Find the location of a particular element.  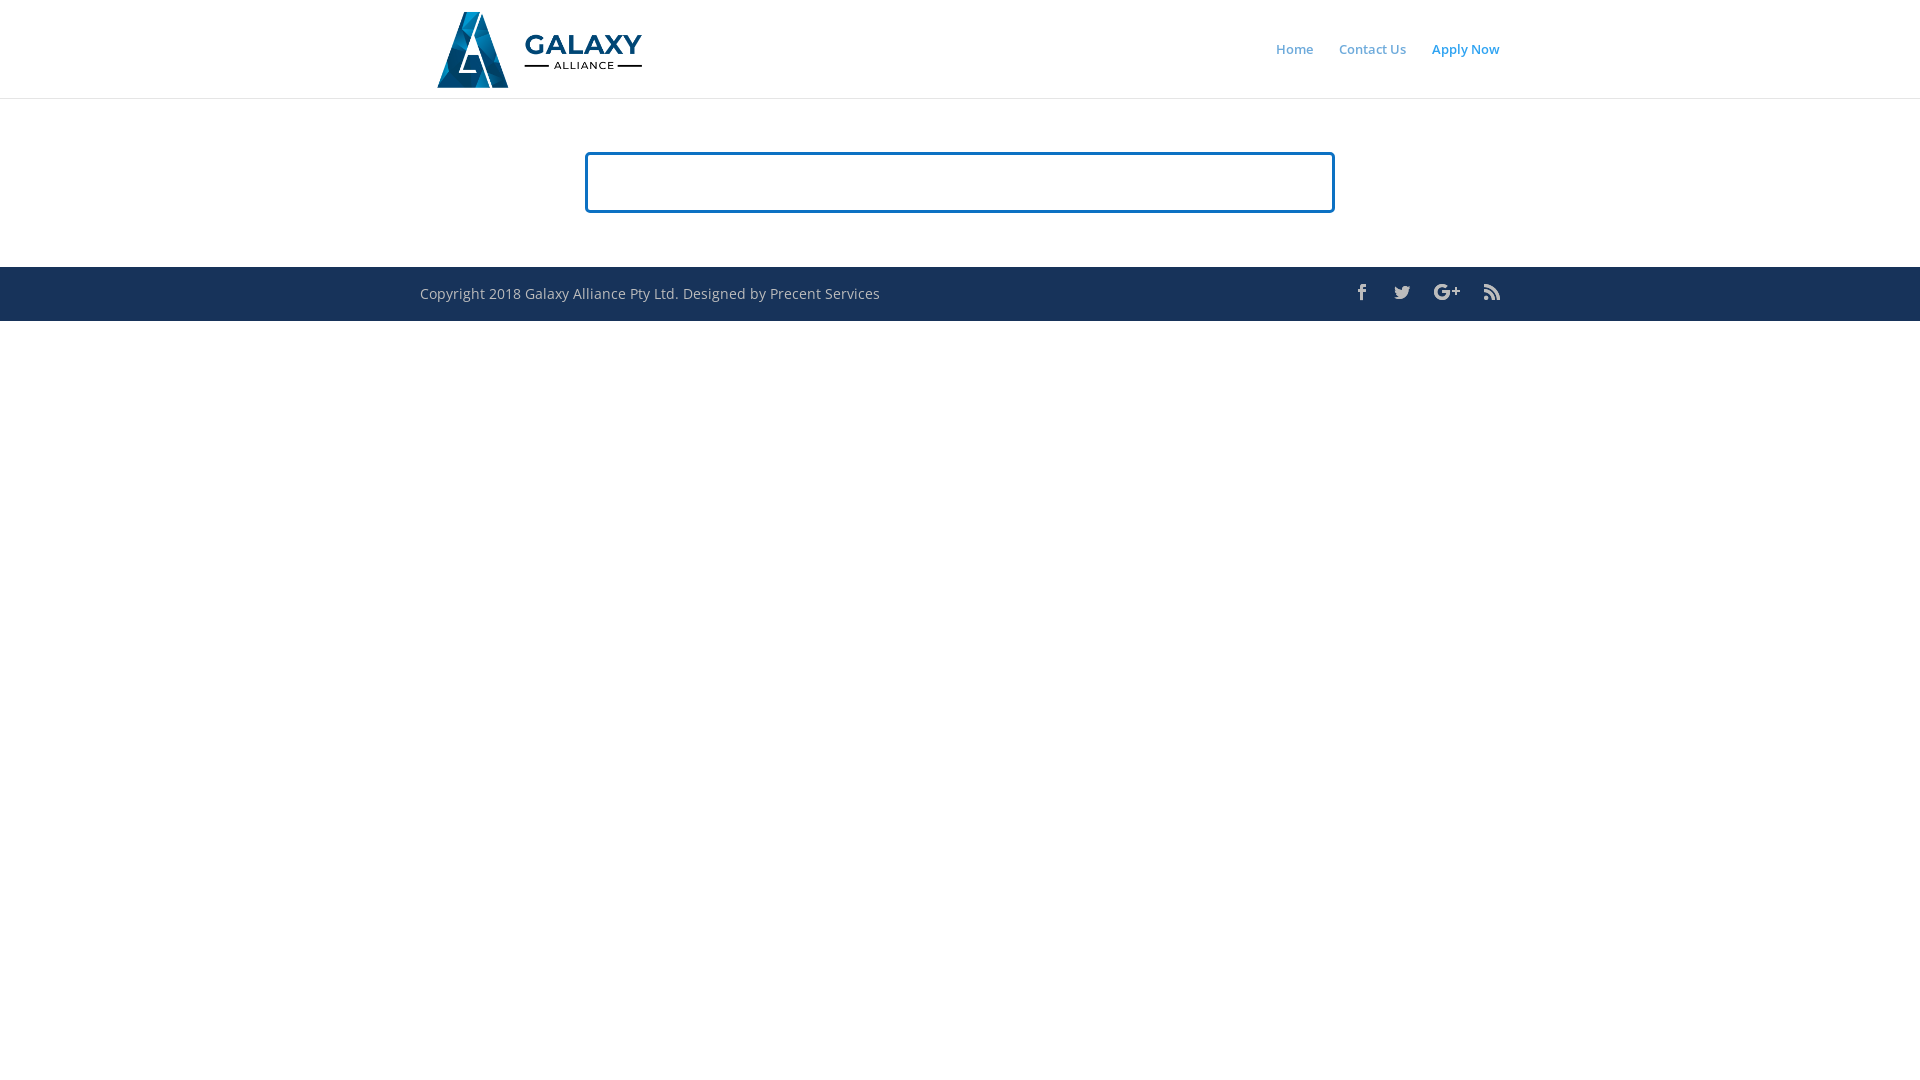

'Apply Now' is located at coordinates (1465, 68).